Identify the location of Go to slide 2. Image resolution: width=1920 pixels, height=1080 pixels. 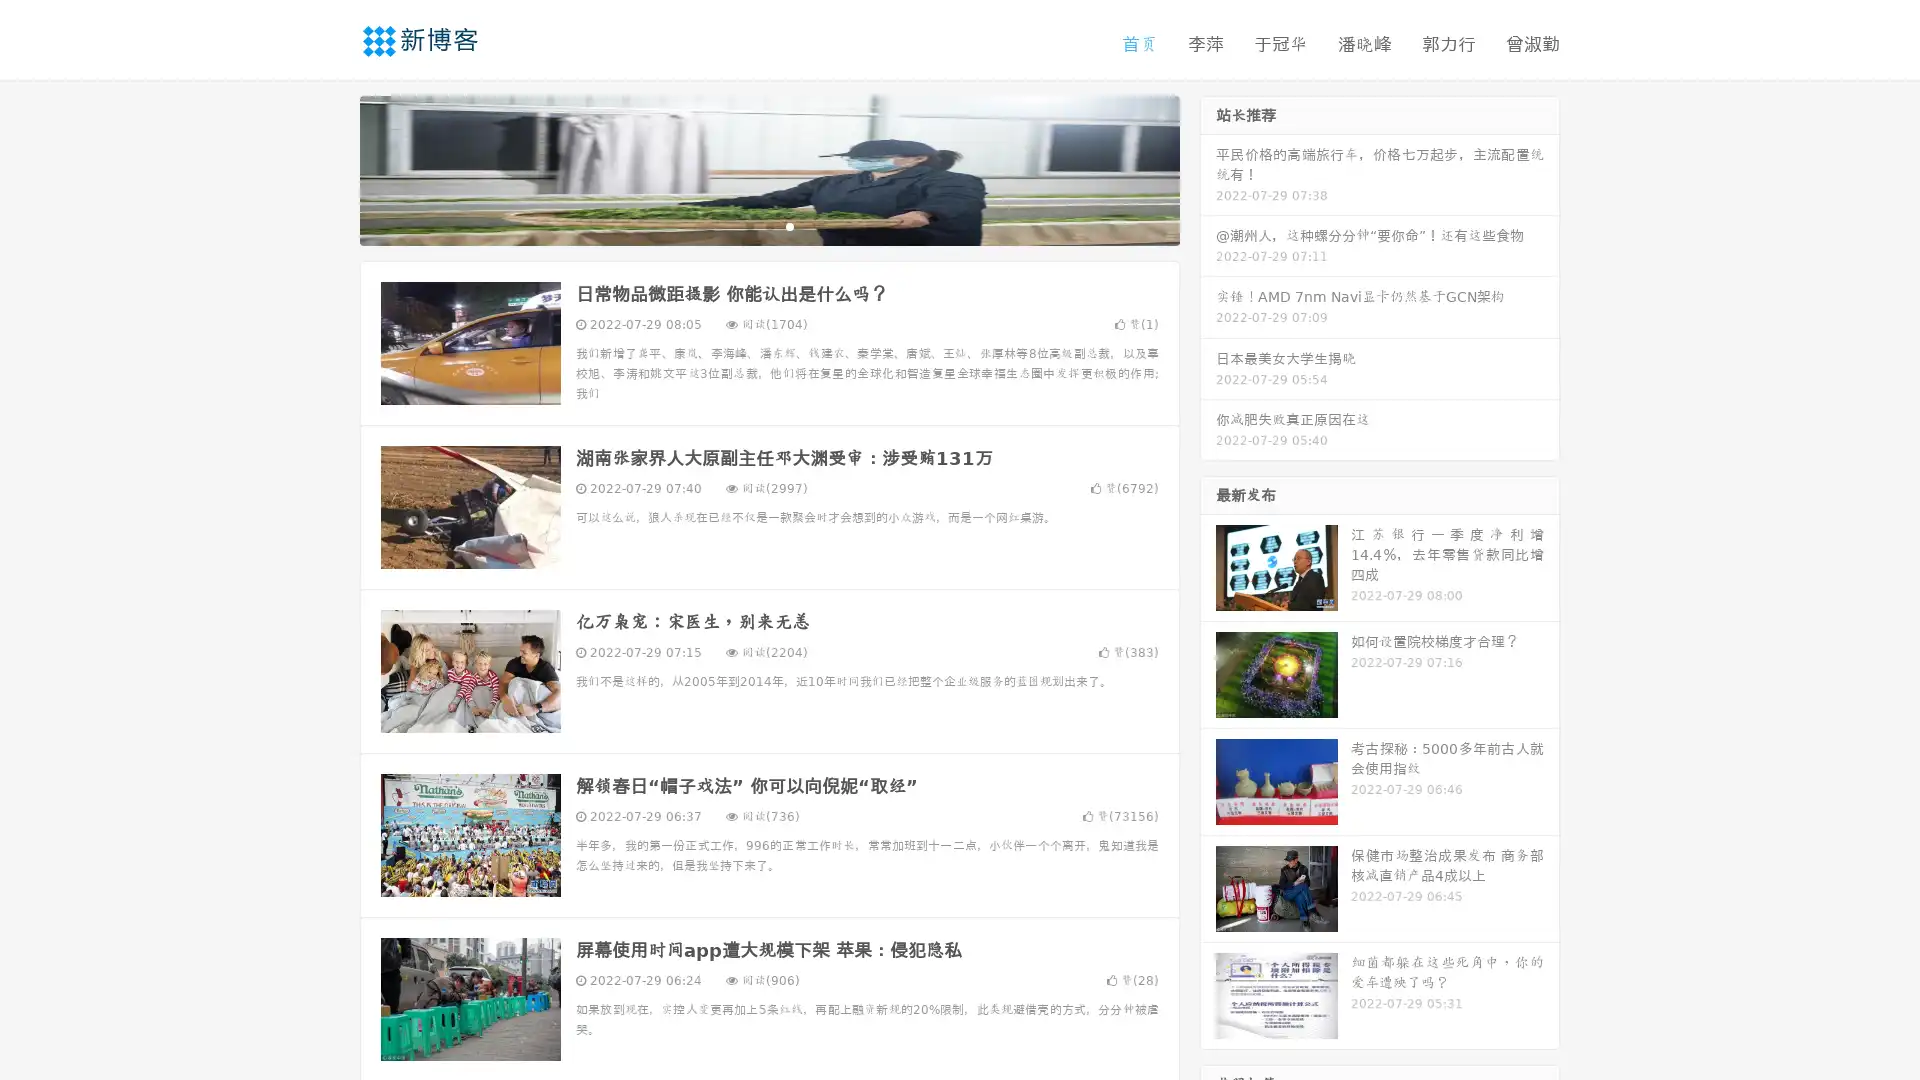
(768, 225).